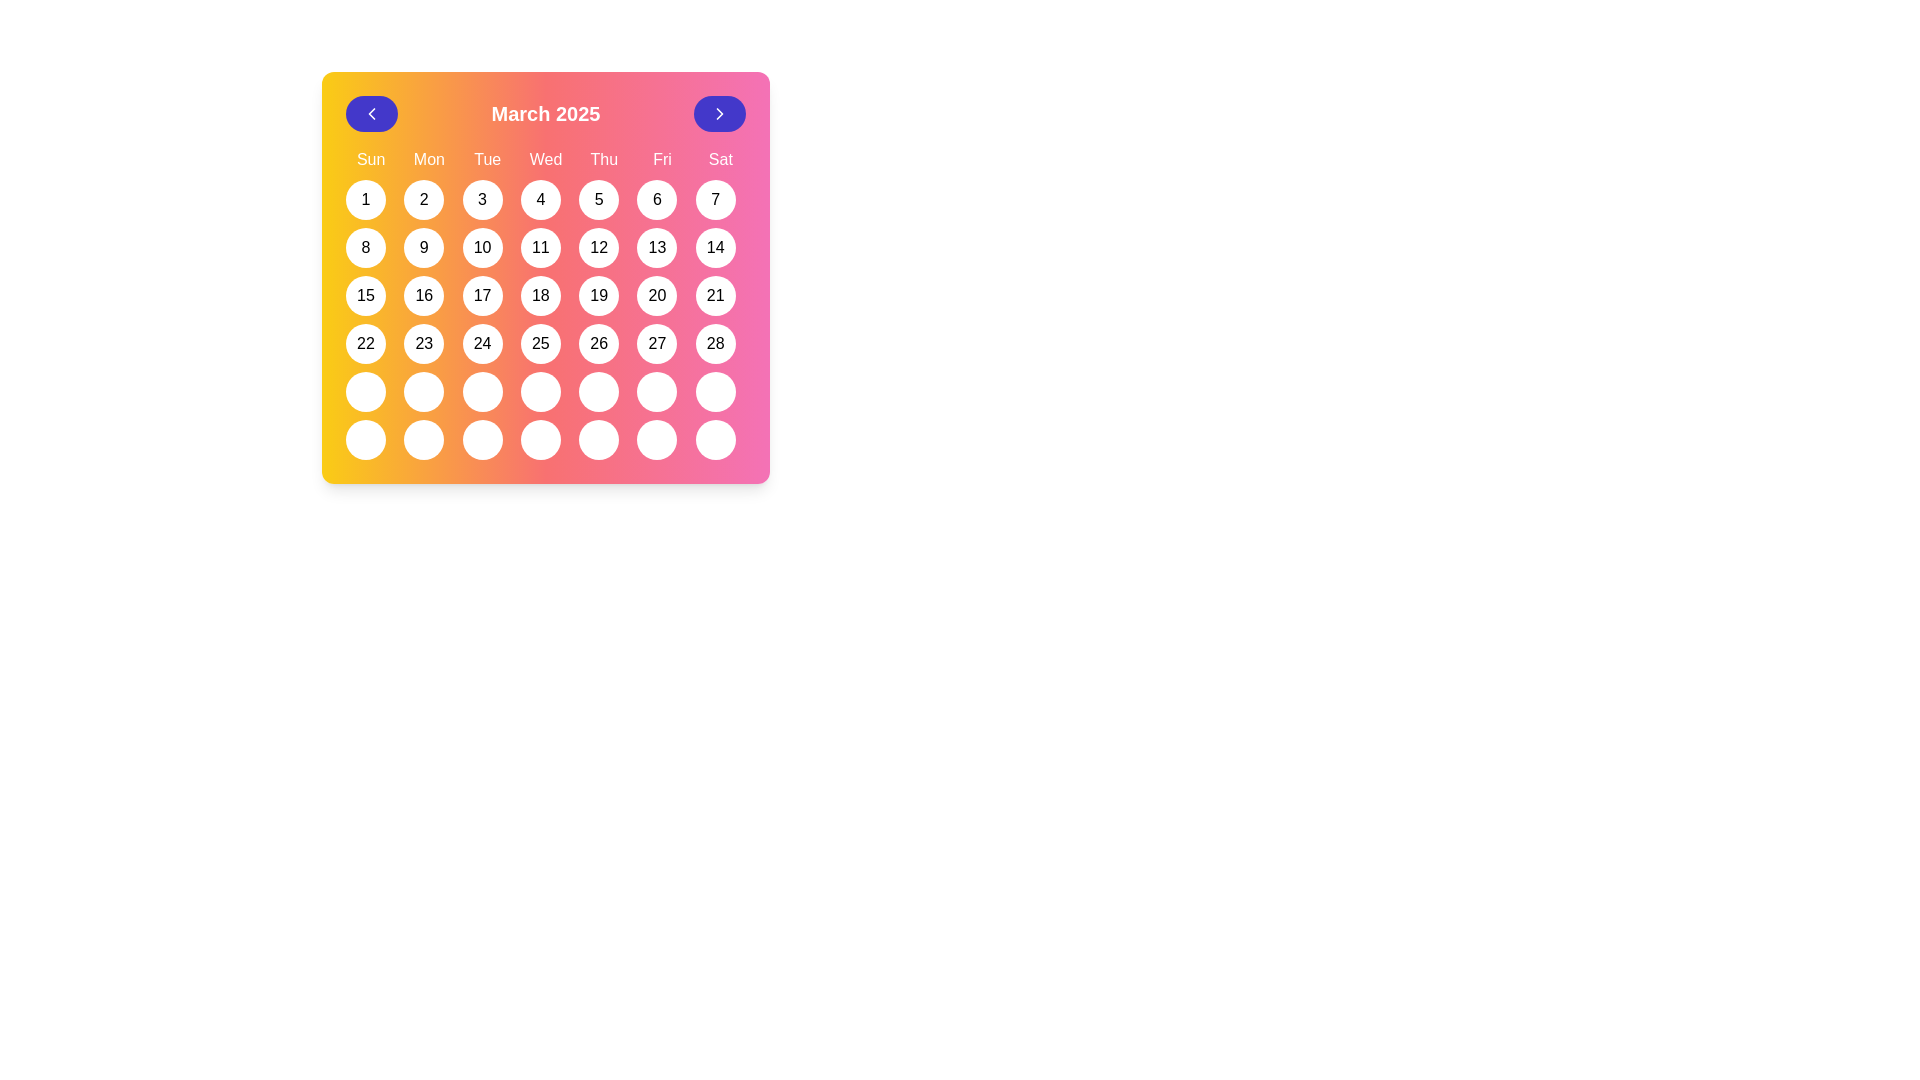  I want to click on the Interactive calendar day button representing the fourth day of the month, so click(540, 200).